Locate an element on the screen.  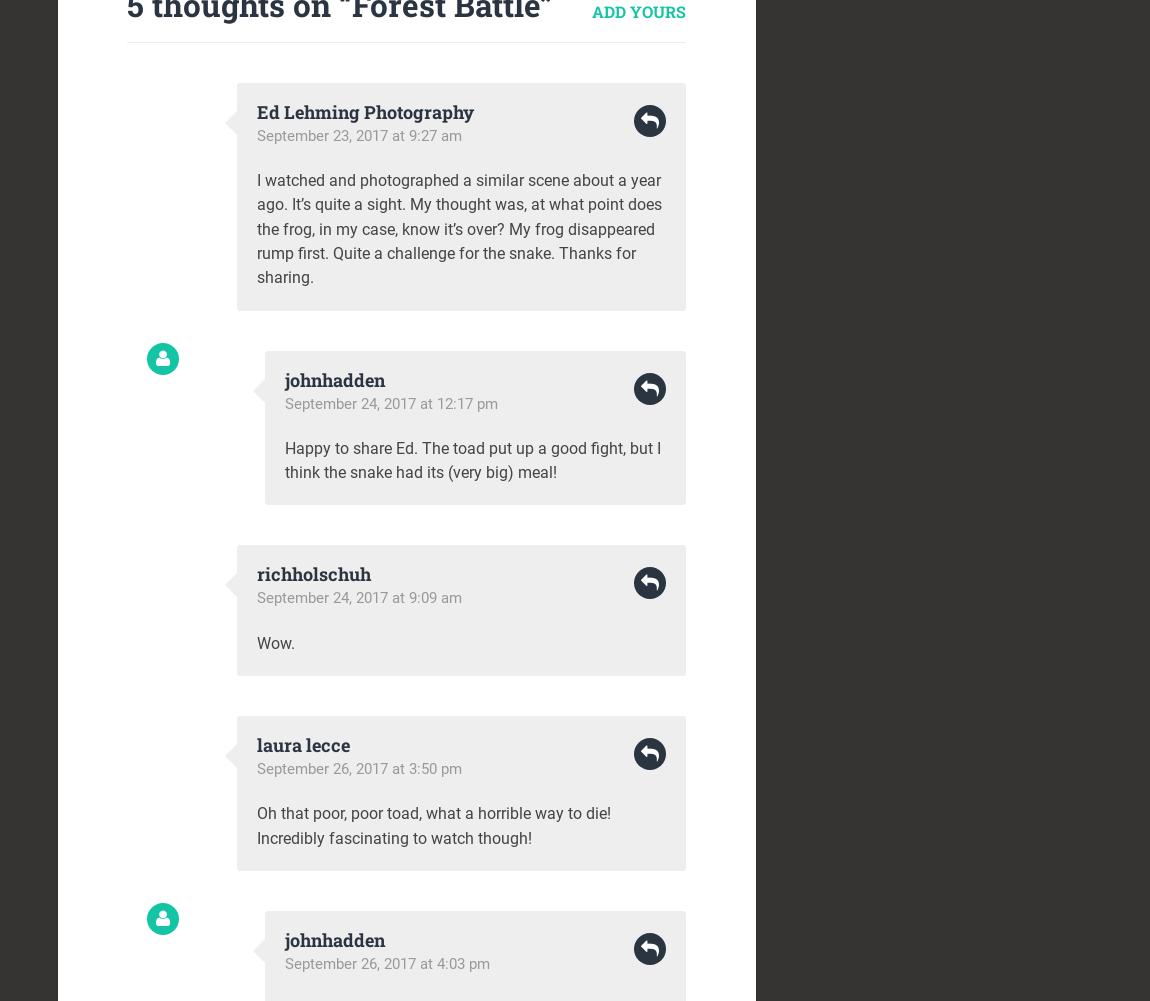
'richholschuh' is located at coordinates (256, 573).